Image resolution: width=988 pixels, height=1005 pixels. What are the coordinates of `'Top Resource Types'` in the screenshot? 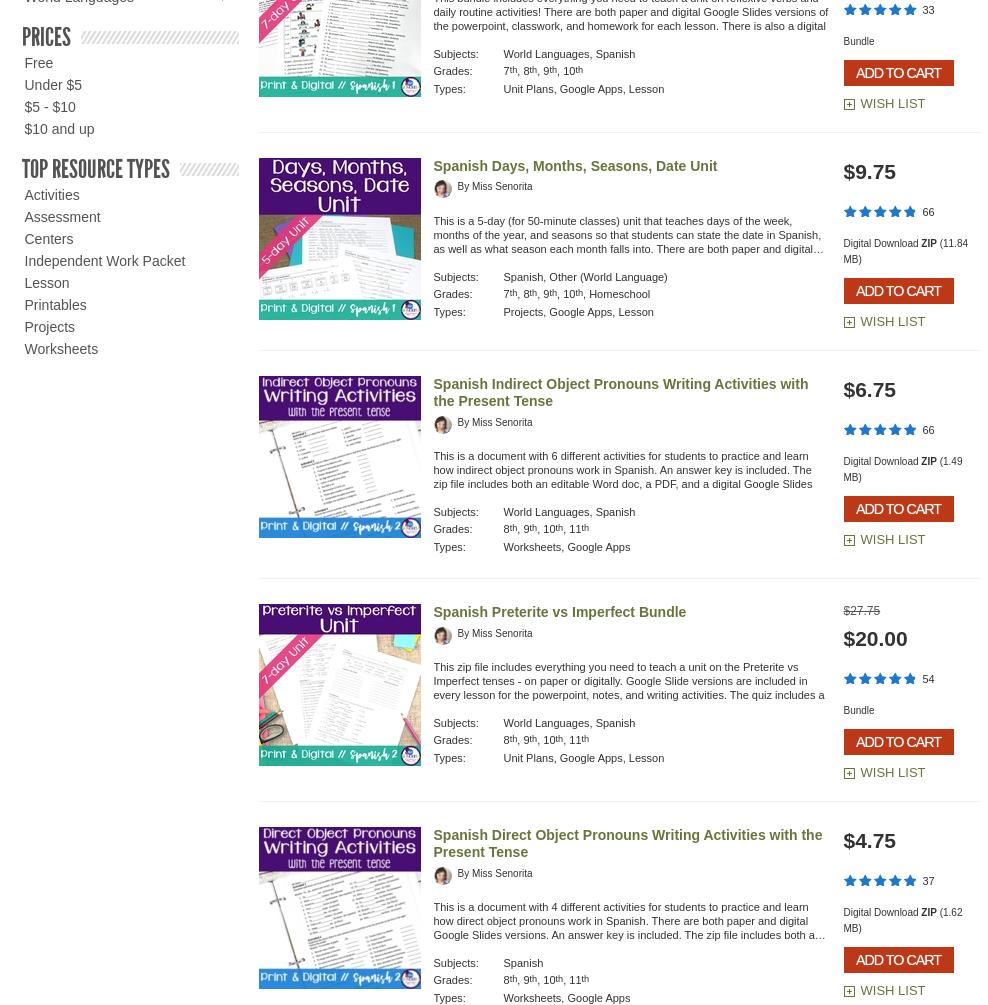 It's located at (95, 168).